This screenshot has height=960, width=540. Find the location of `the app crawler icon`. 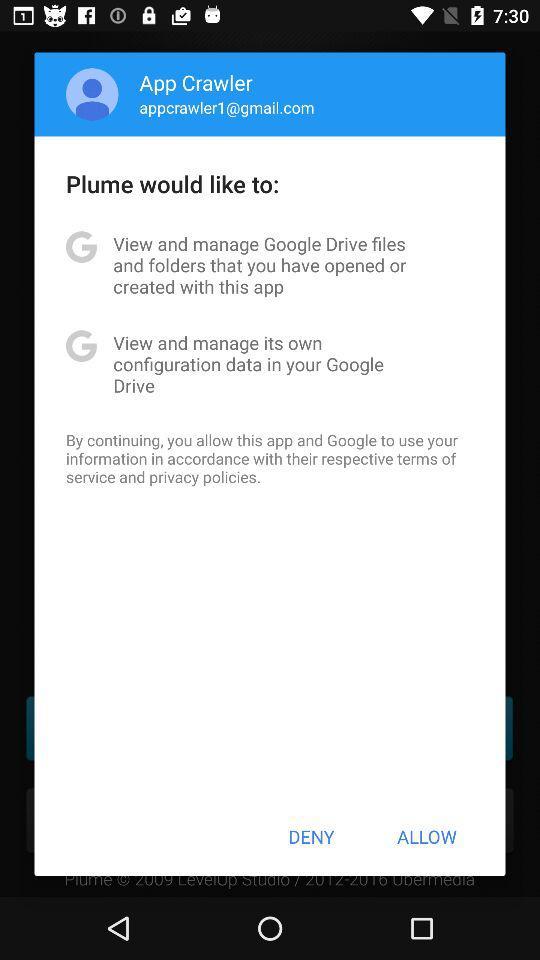

the app crawler icon is located at coordinates (196, 82).